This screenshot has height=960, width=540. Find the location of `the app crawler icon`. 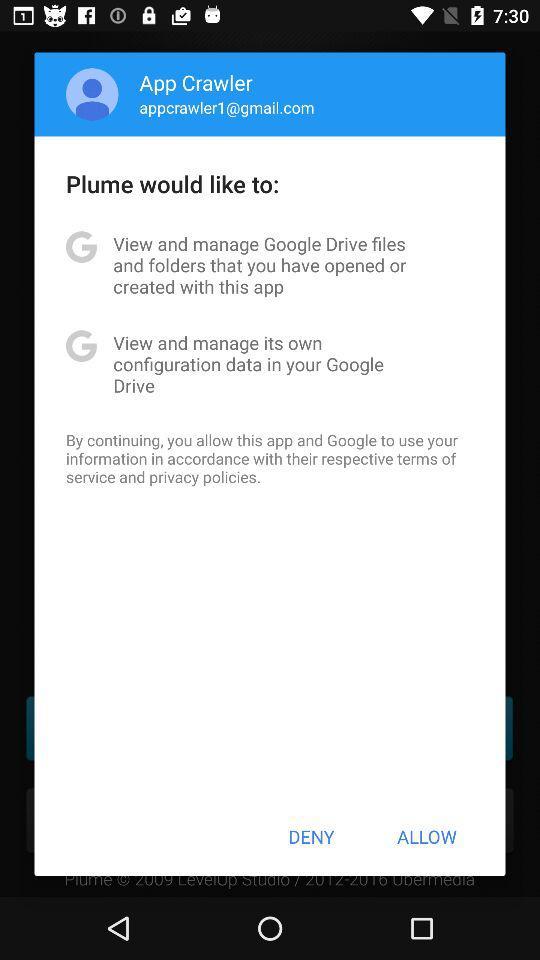

the app crawler icon is located at coordinates (196, 82).